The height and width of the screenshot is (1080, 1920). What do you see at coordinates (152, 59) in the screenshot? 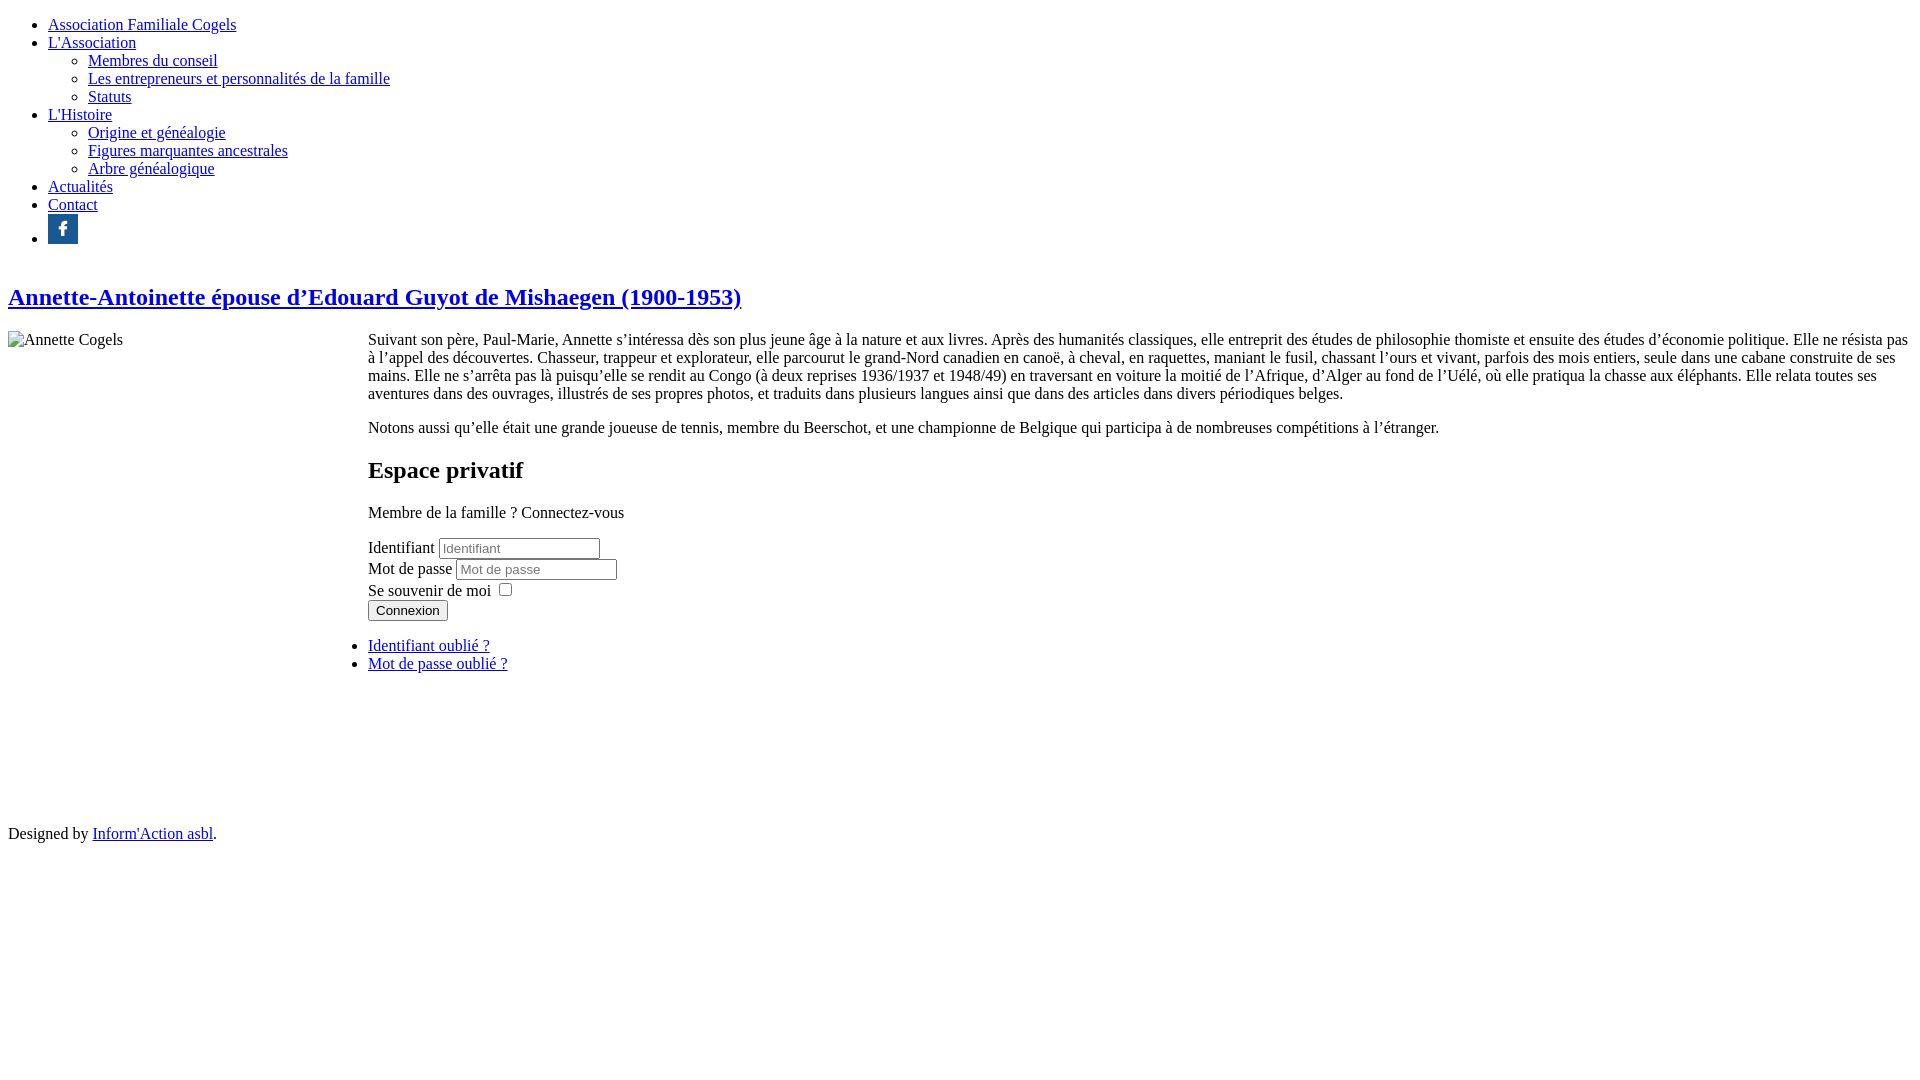
I see `'Membres du conseil'` at bounding box center [152, 59].